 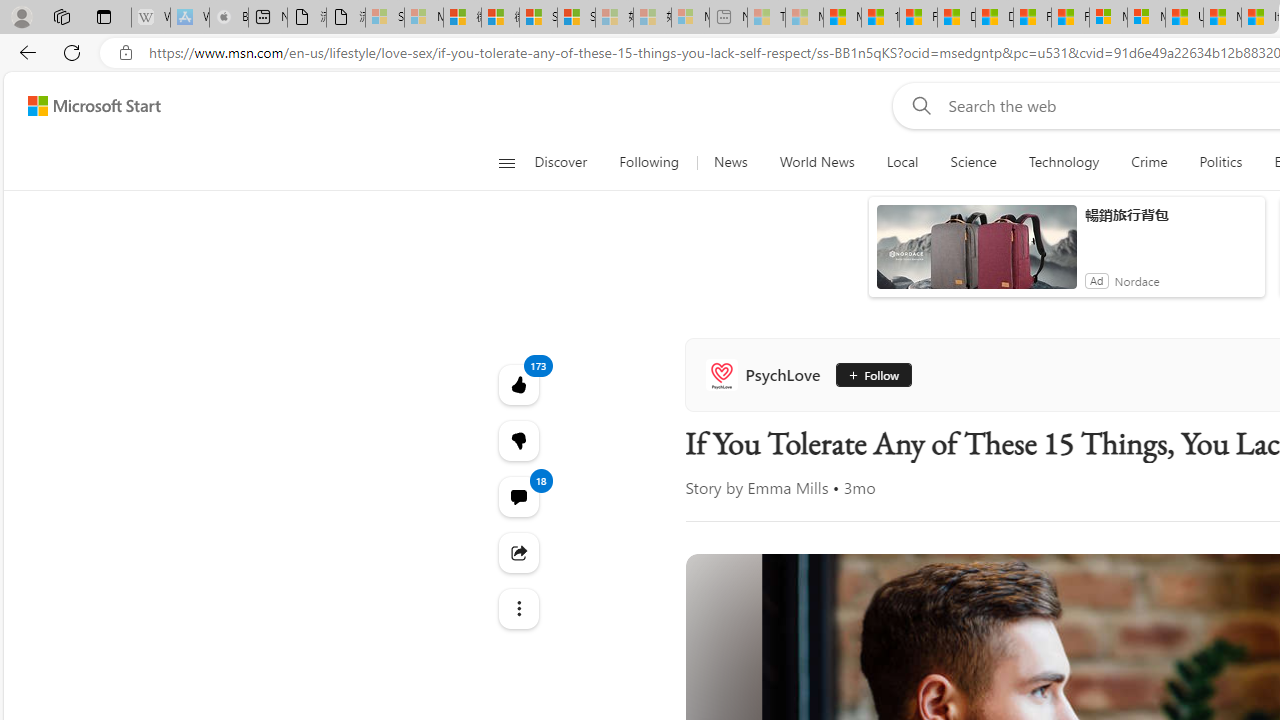 What do you see at coordinates (690, 17) in the screenshot?
I see `'Microsoft account | Account Checkup - Sleeping'` at bounding box center [690, 17].